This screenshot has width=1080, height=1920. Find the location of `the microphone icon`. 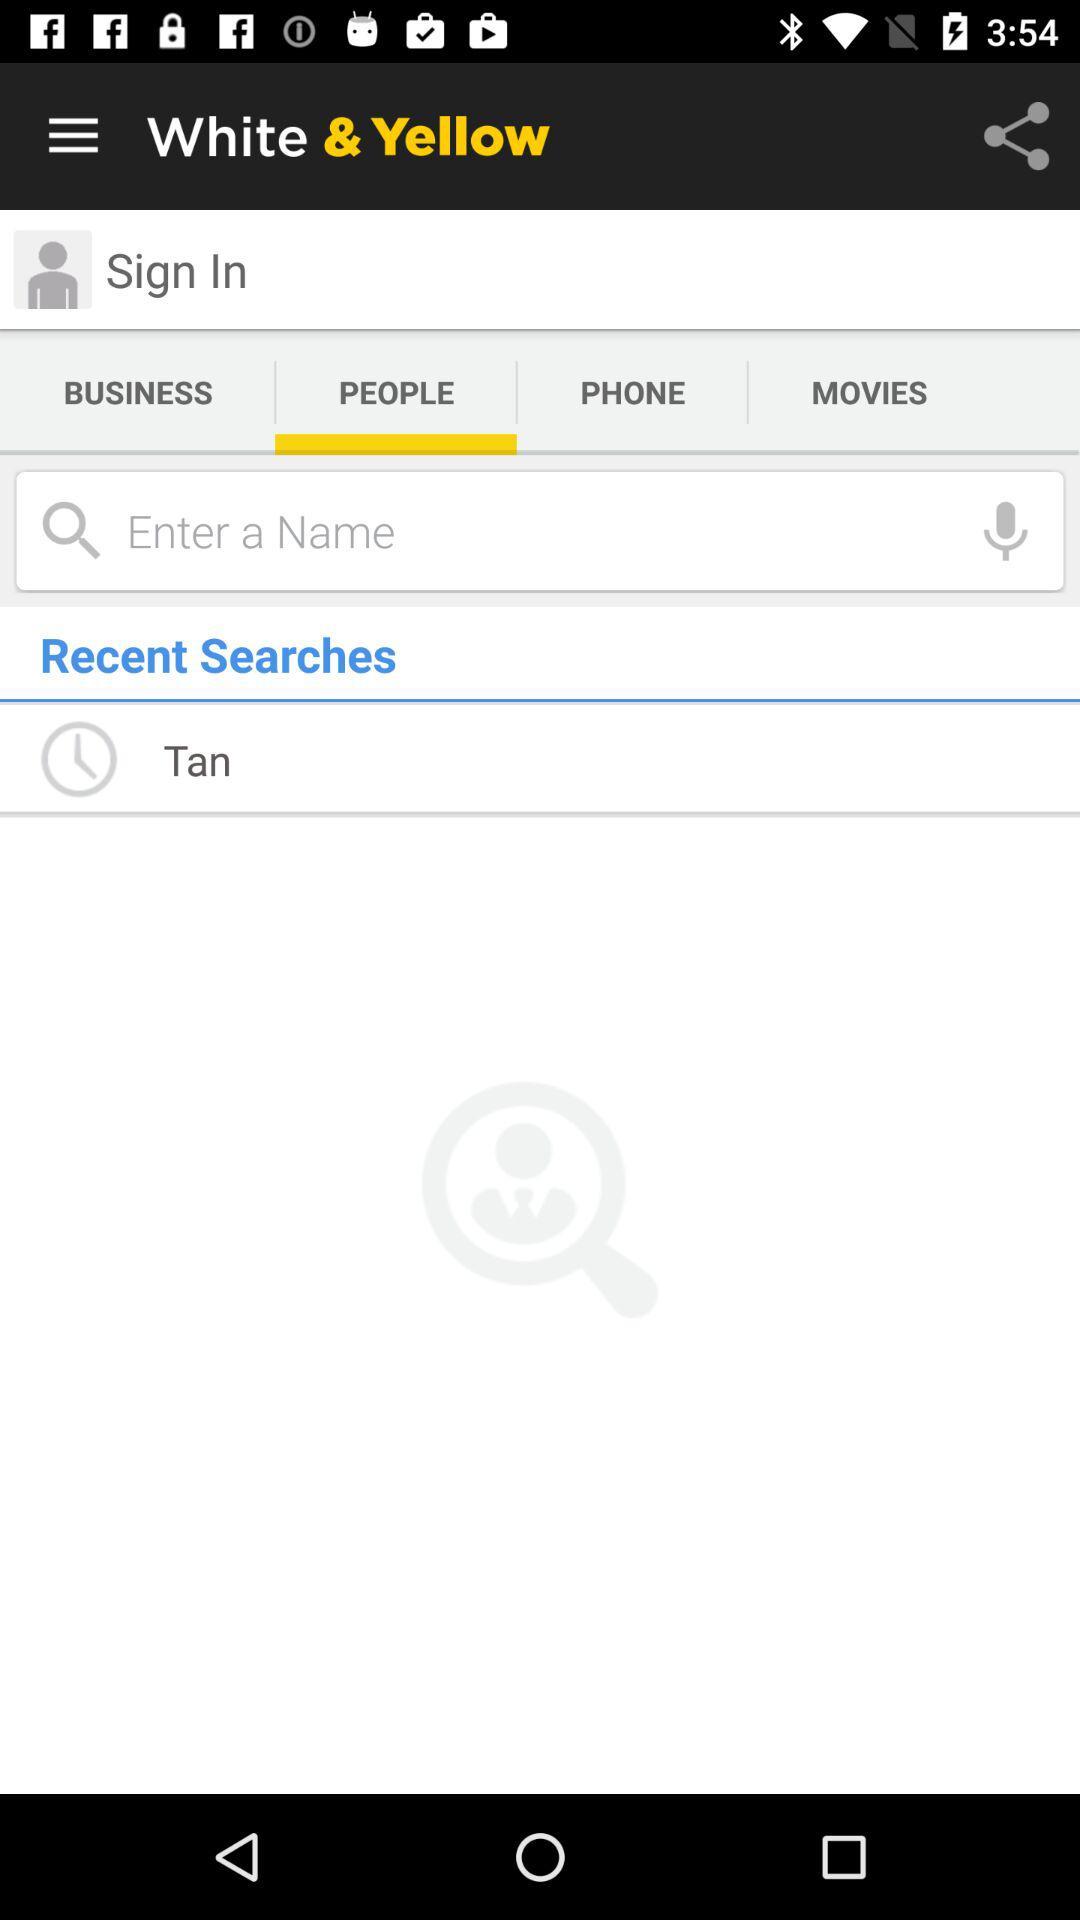

the microphone icon is located at coordinates (1005, 531).